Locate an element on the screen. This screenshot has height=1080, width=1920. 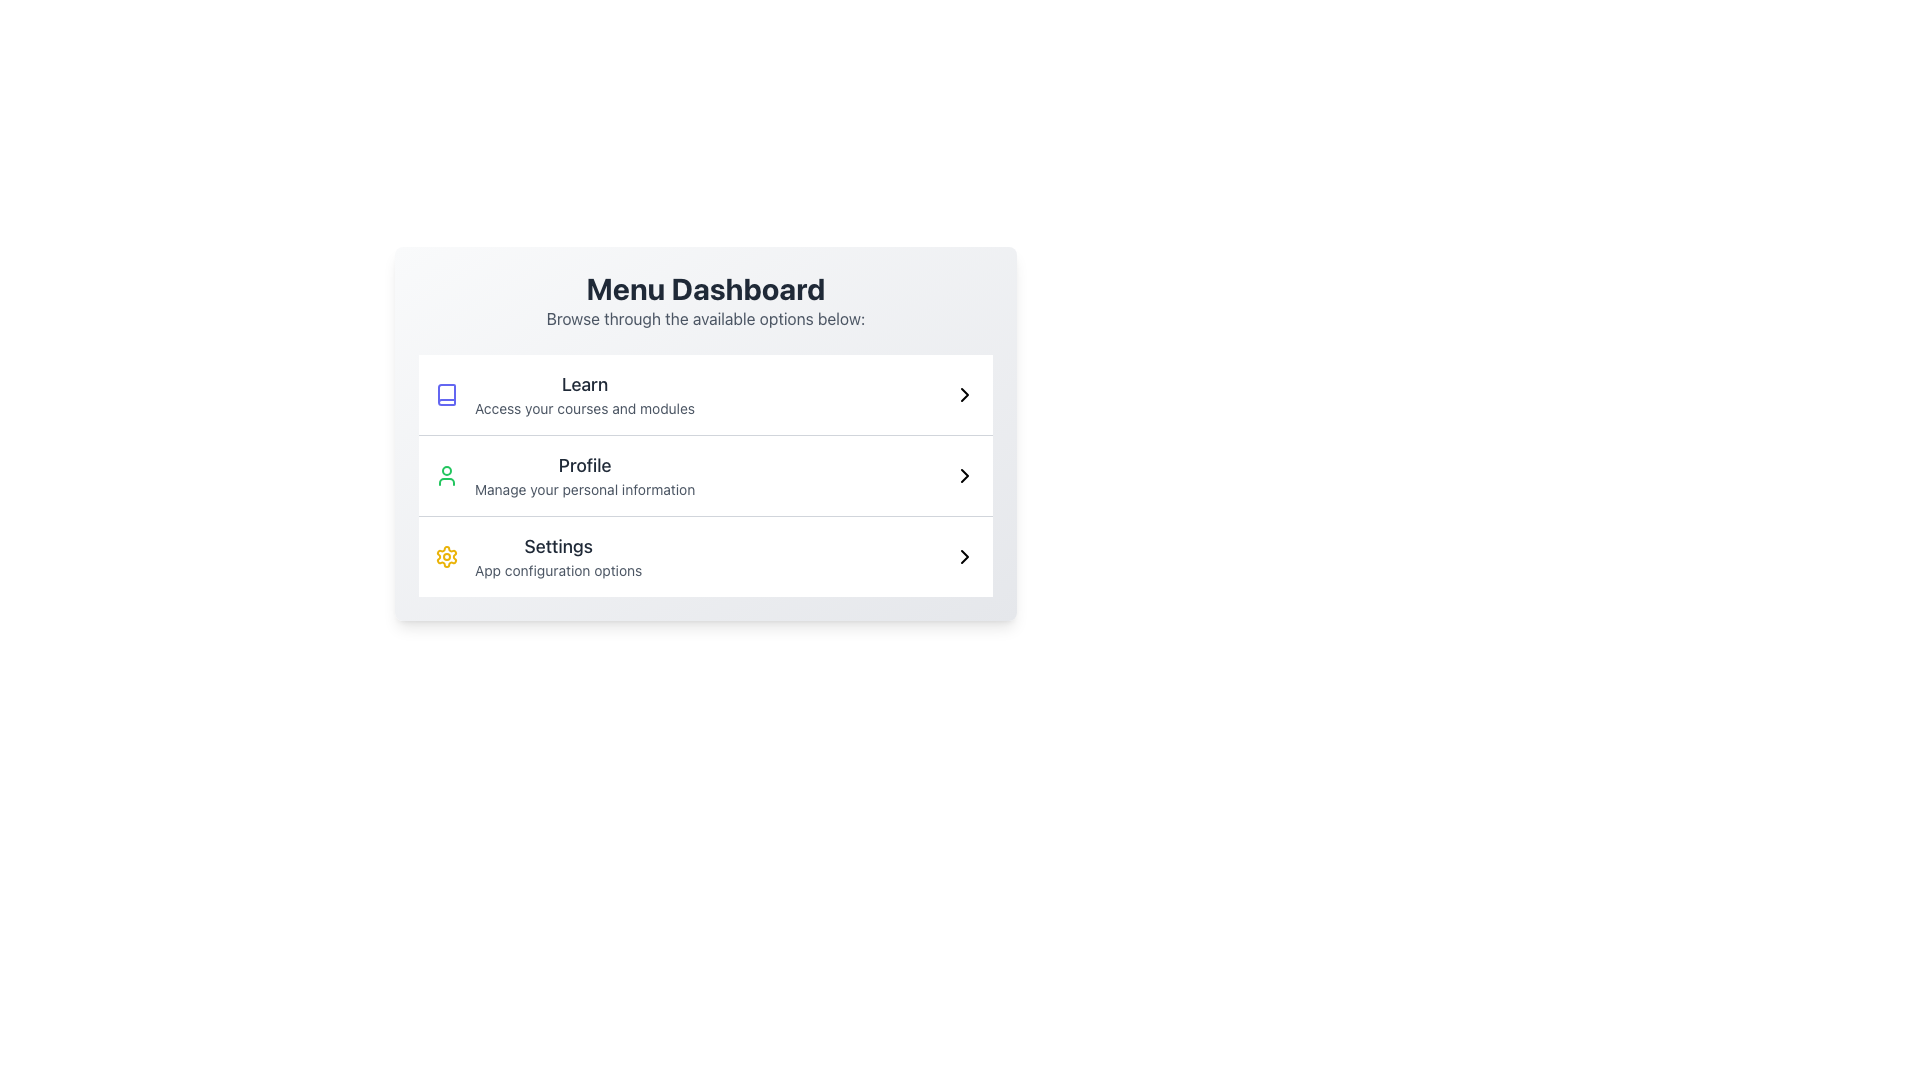
static label or description text located below the 'Profile' title in the middle section of the menu layout for informational purposes is located at coordinates (584, 489).